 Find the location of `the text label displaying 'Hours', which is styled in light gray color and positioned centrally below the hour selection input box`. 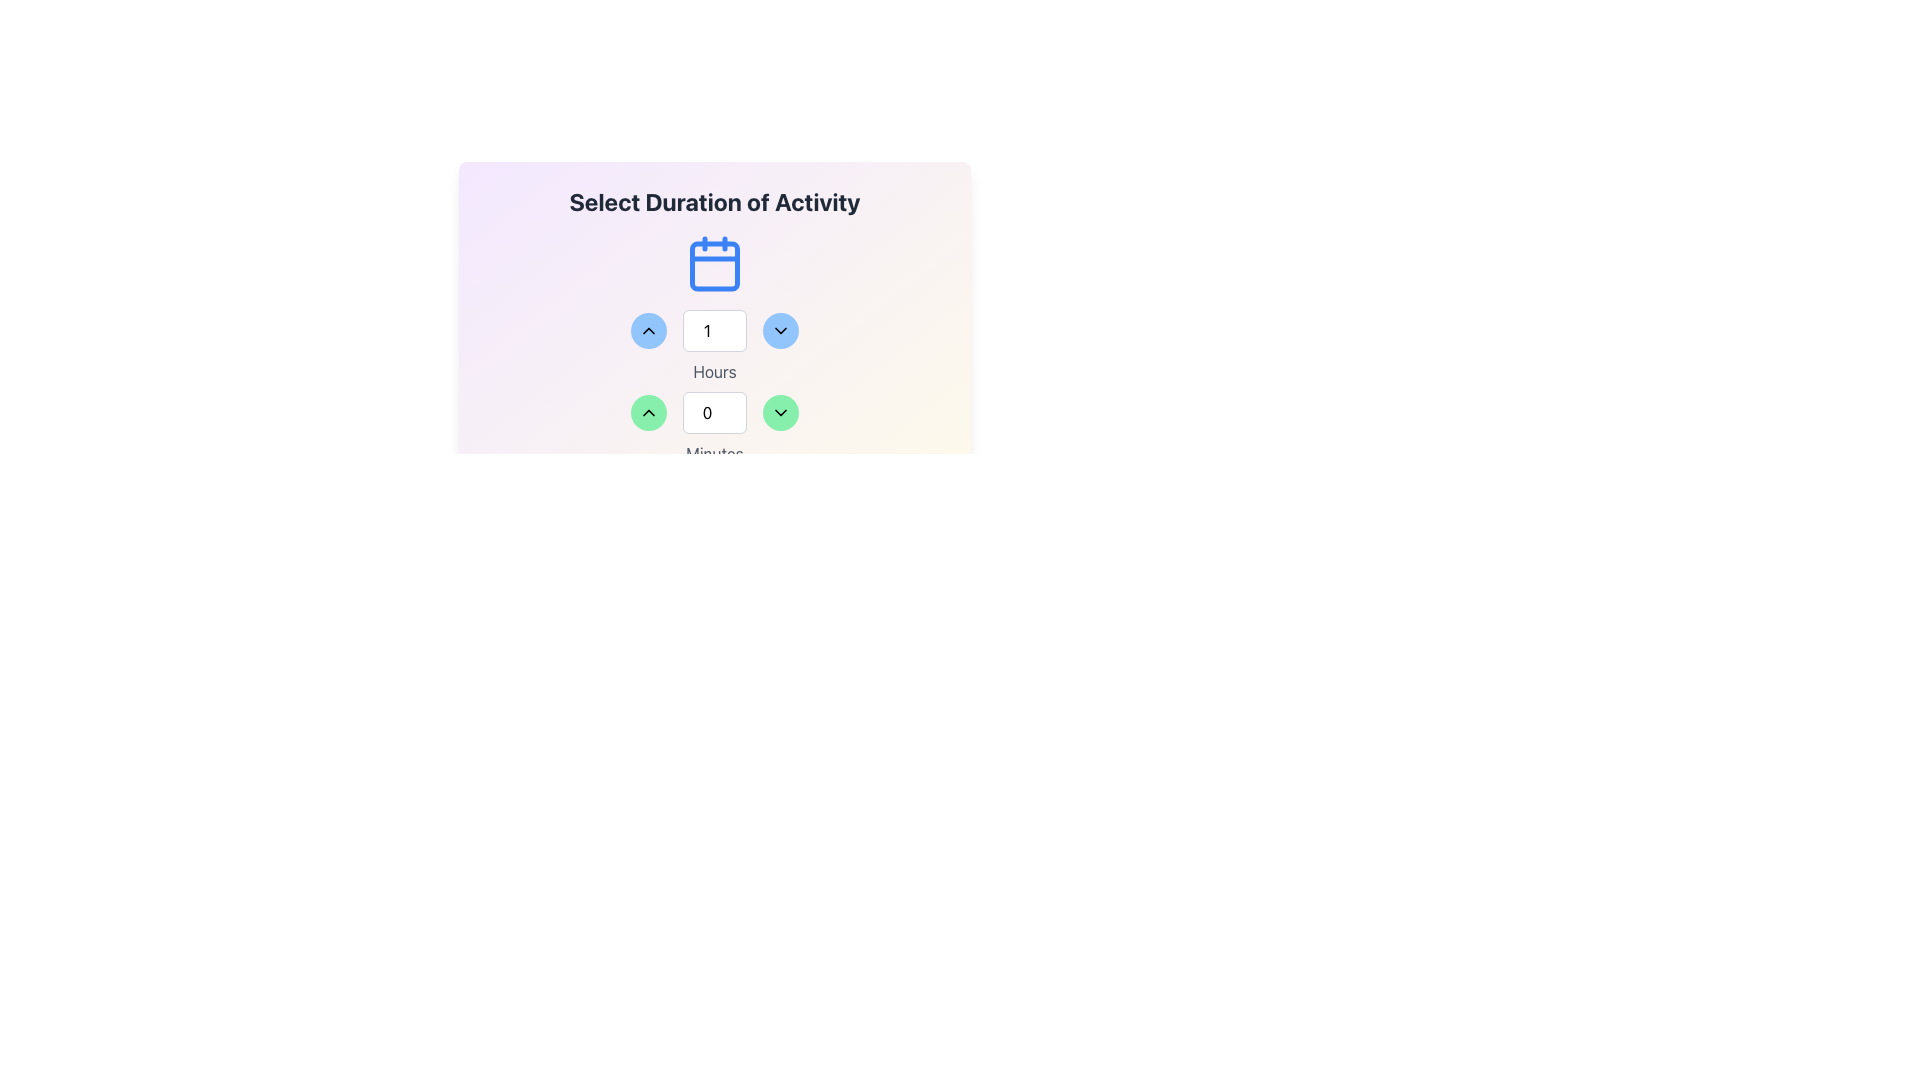

the text label displaying 'Hours', which is styled in light gray color and positioned centrally below the hour selection input box is located at coordinates (715, 371).